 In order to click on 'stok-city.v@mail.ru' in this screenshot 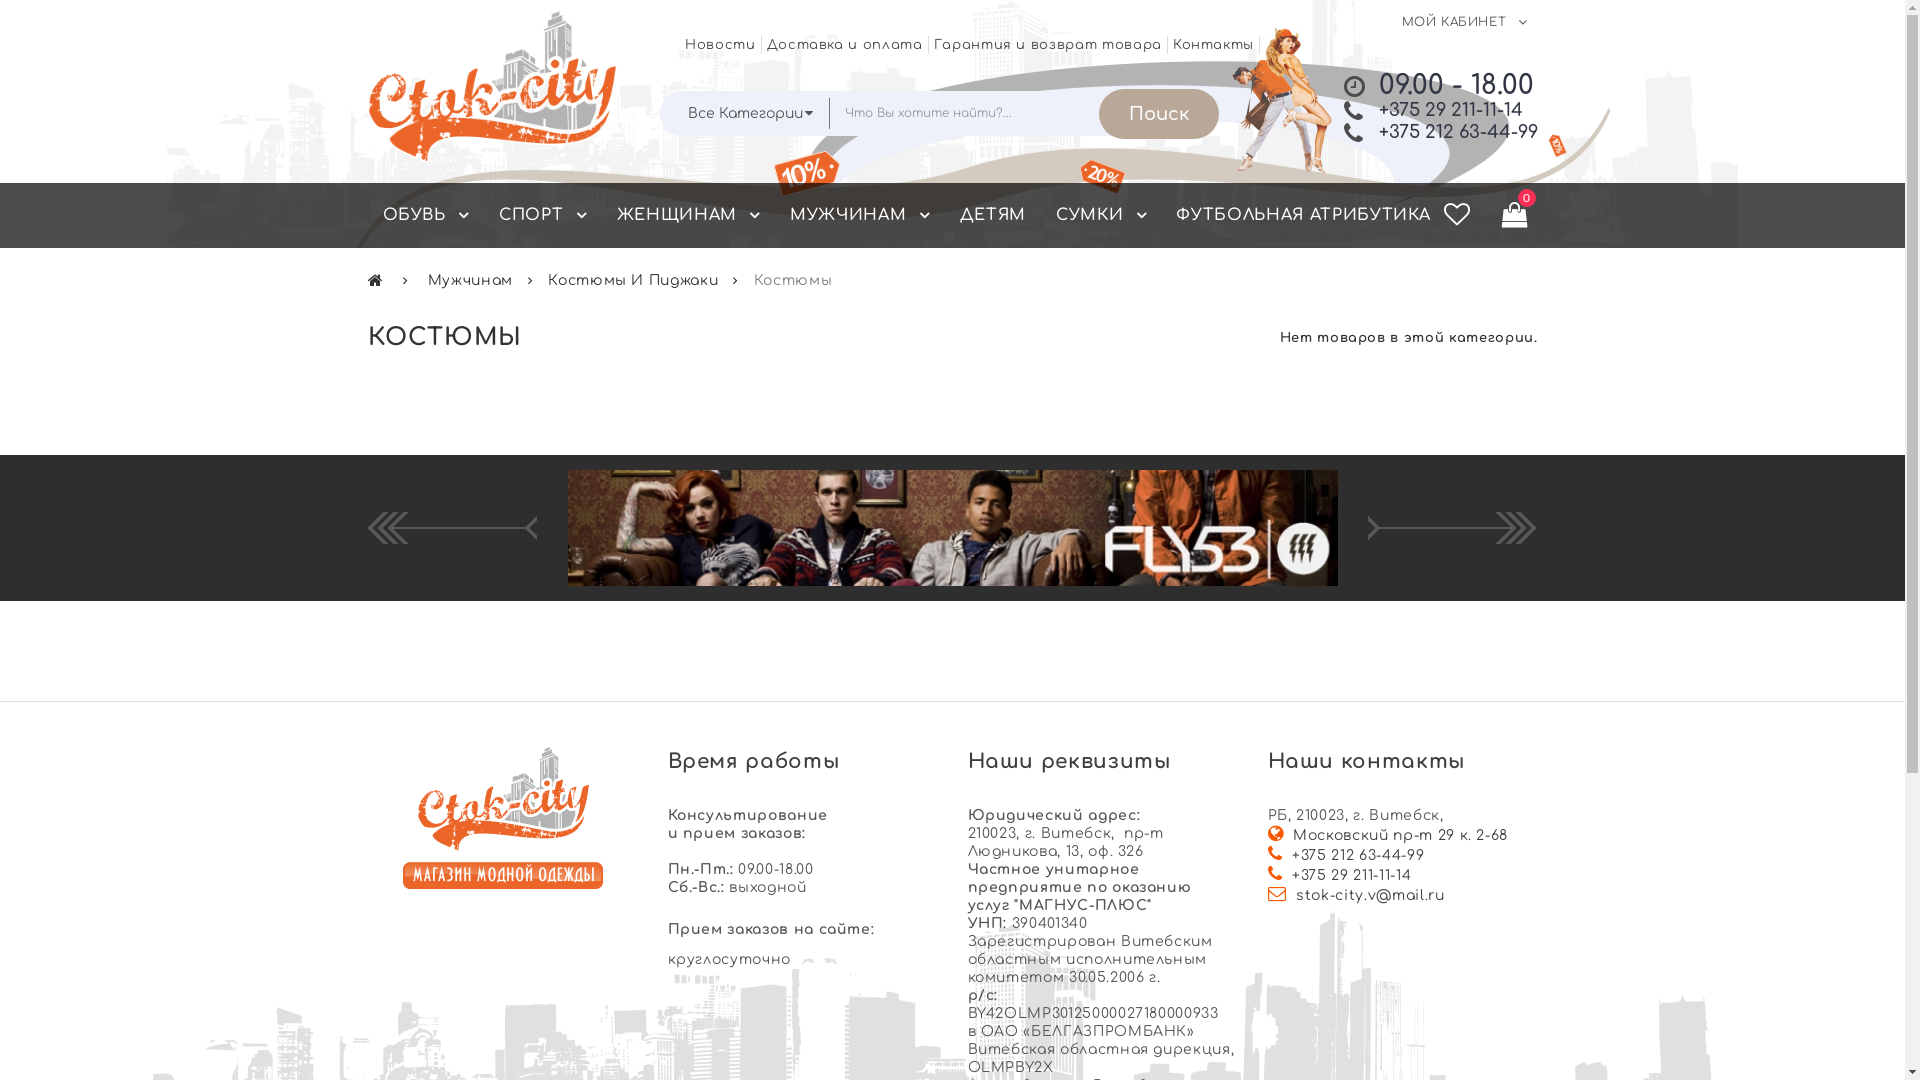, I will do `click(1368, 894)`.